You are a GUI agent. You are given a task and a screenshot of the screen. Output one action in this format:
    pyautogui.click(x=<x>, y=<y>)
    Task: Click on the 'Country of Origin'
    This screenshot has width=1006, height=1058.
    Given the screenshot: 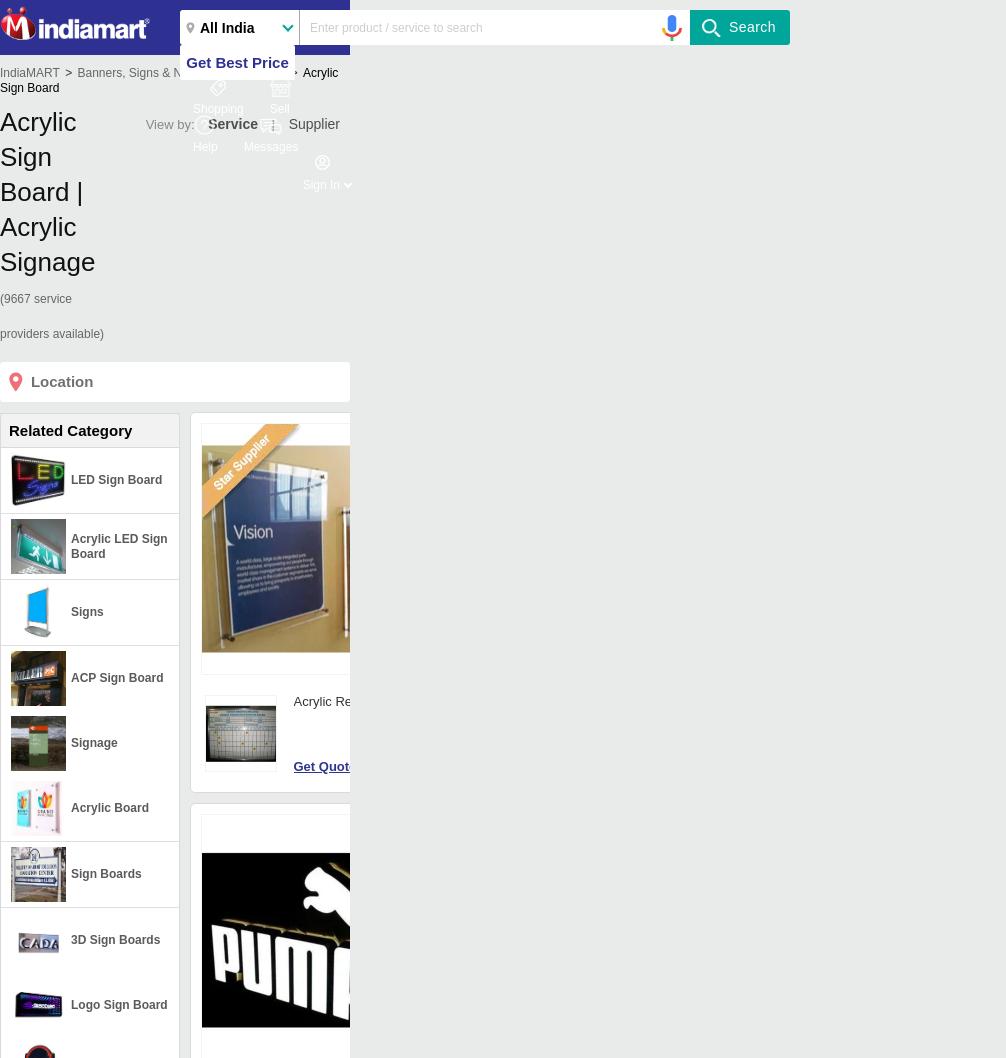 What is the action you would take?
    pyautogui.click(x=476, y=924)
    